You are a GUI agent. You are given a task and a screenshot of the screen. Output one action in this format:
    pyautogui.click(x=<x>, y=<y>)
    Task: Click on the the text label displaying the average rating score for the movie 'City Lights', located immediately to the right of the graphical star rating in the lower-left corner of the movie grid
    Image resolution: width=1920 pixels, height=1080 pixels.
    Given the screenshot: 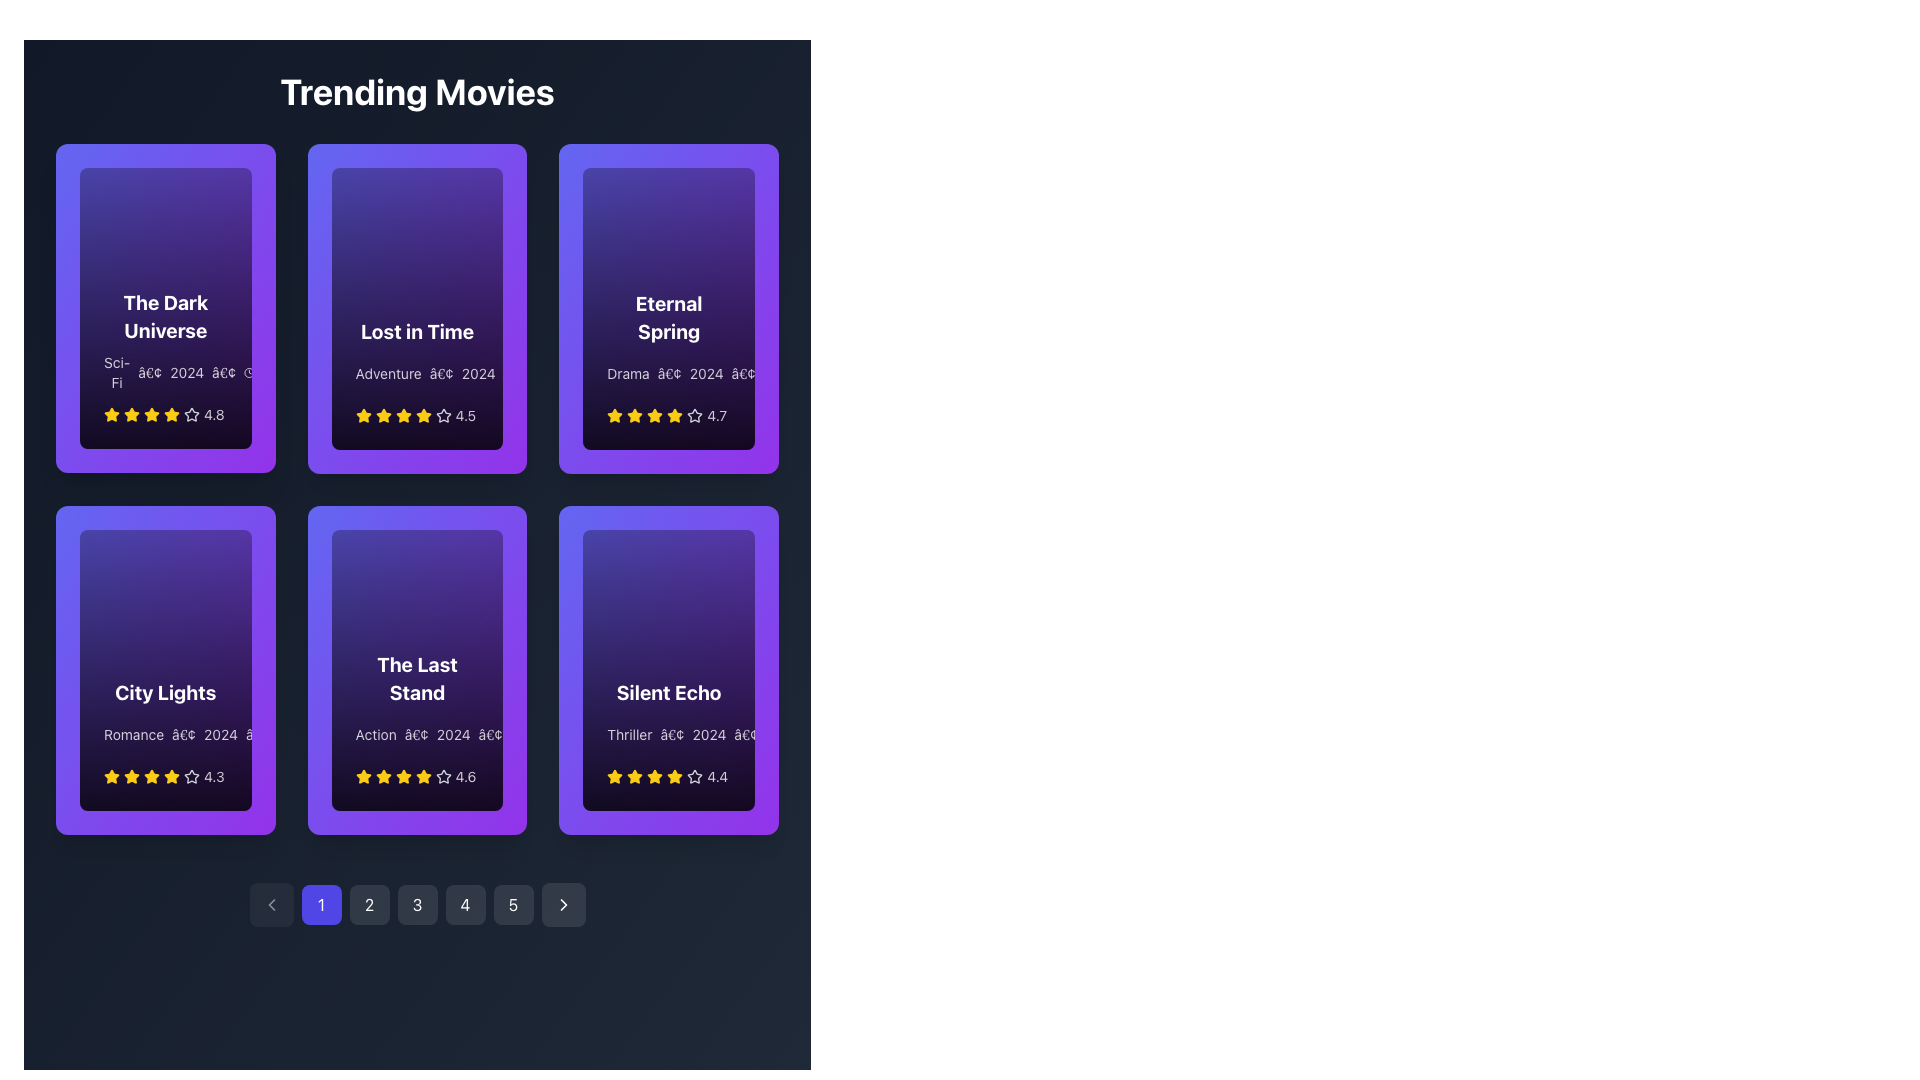 What is the action you would take?
    pyautogui.click(x=214, y=775)
    